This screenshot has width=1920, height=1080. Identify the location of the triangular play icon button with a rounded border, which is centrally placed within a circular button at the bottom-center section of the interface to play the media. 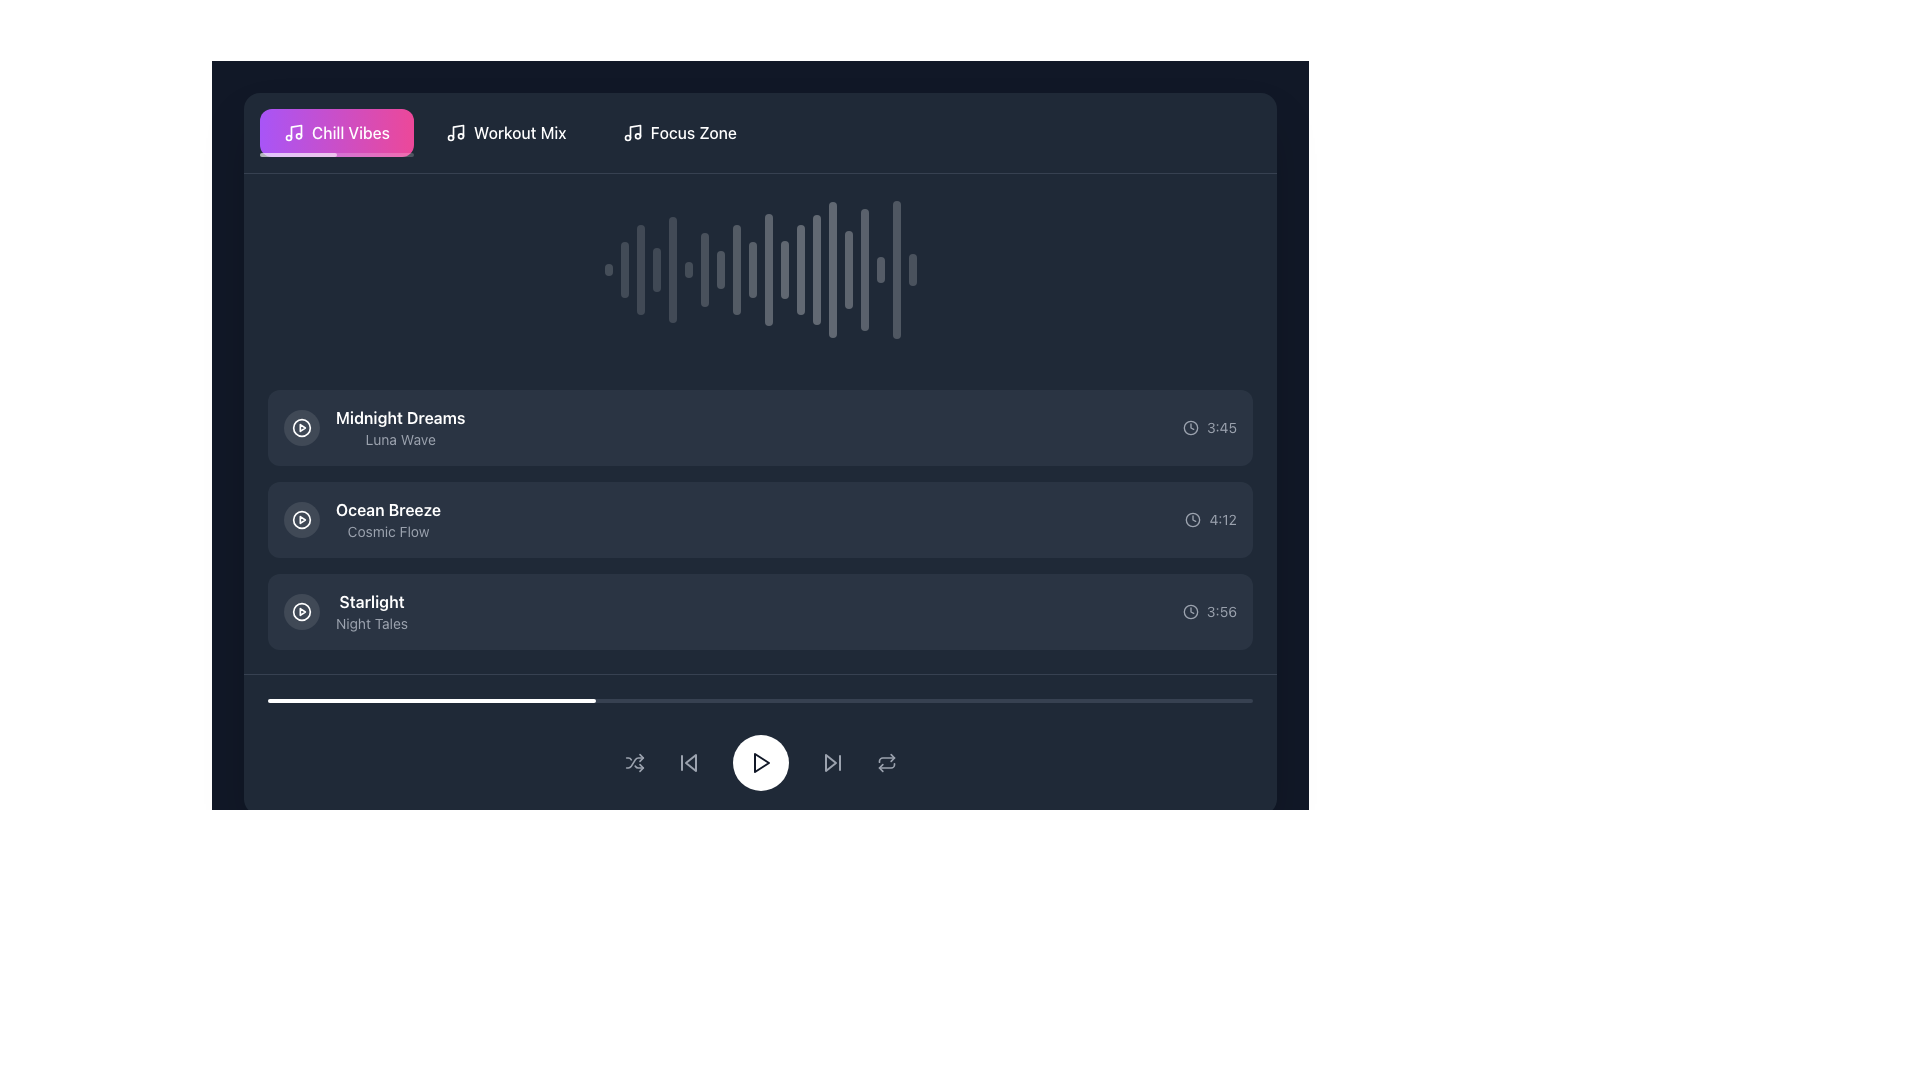
(759, 763).